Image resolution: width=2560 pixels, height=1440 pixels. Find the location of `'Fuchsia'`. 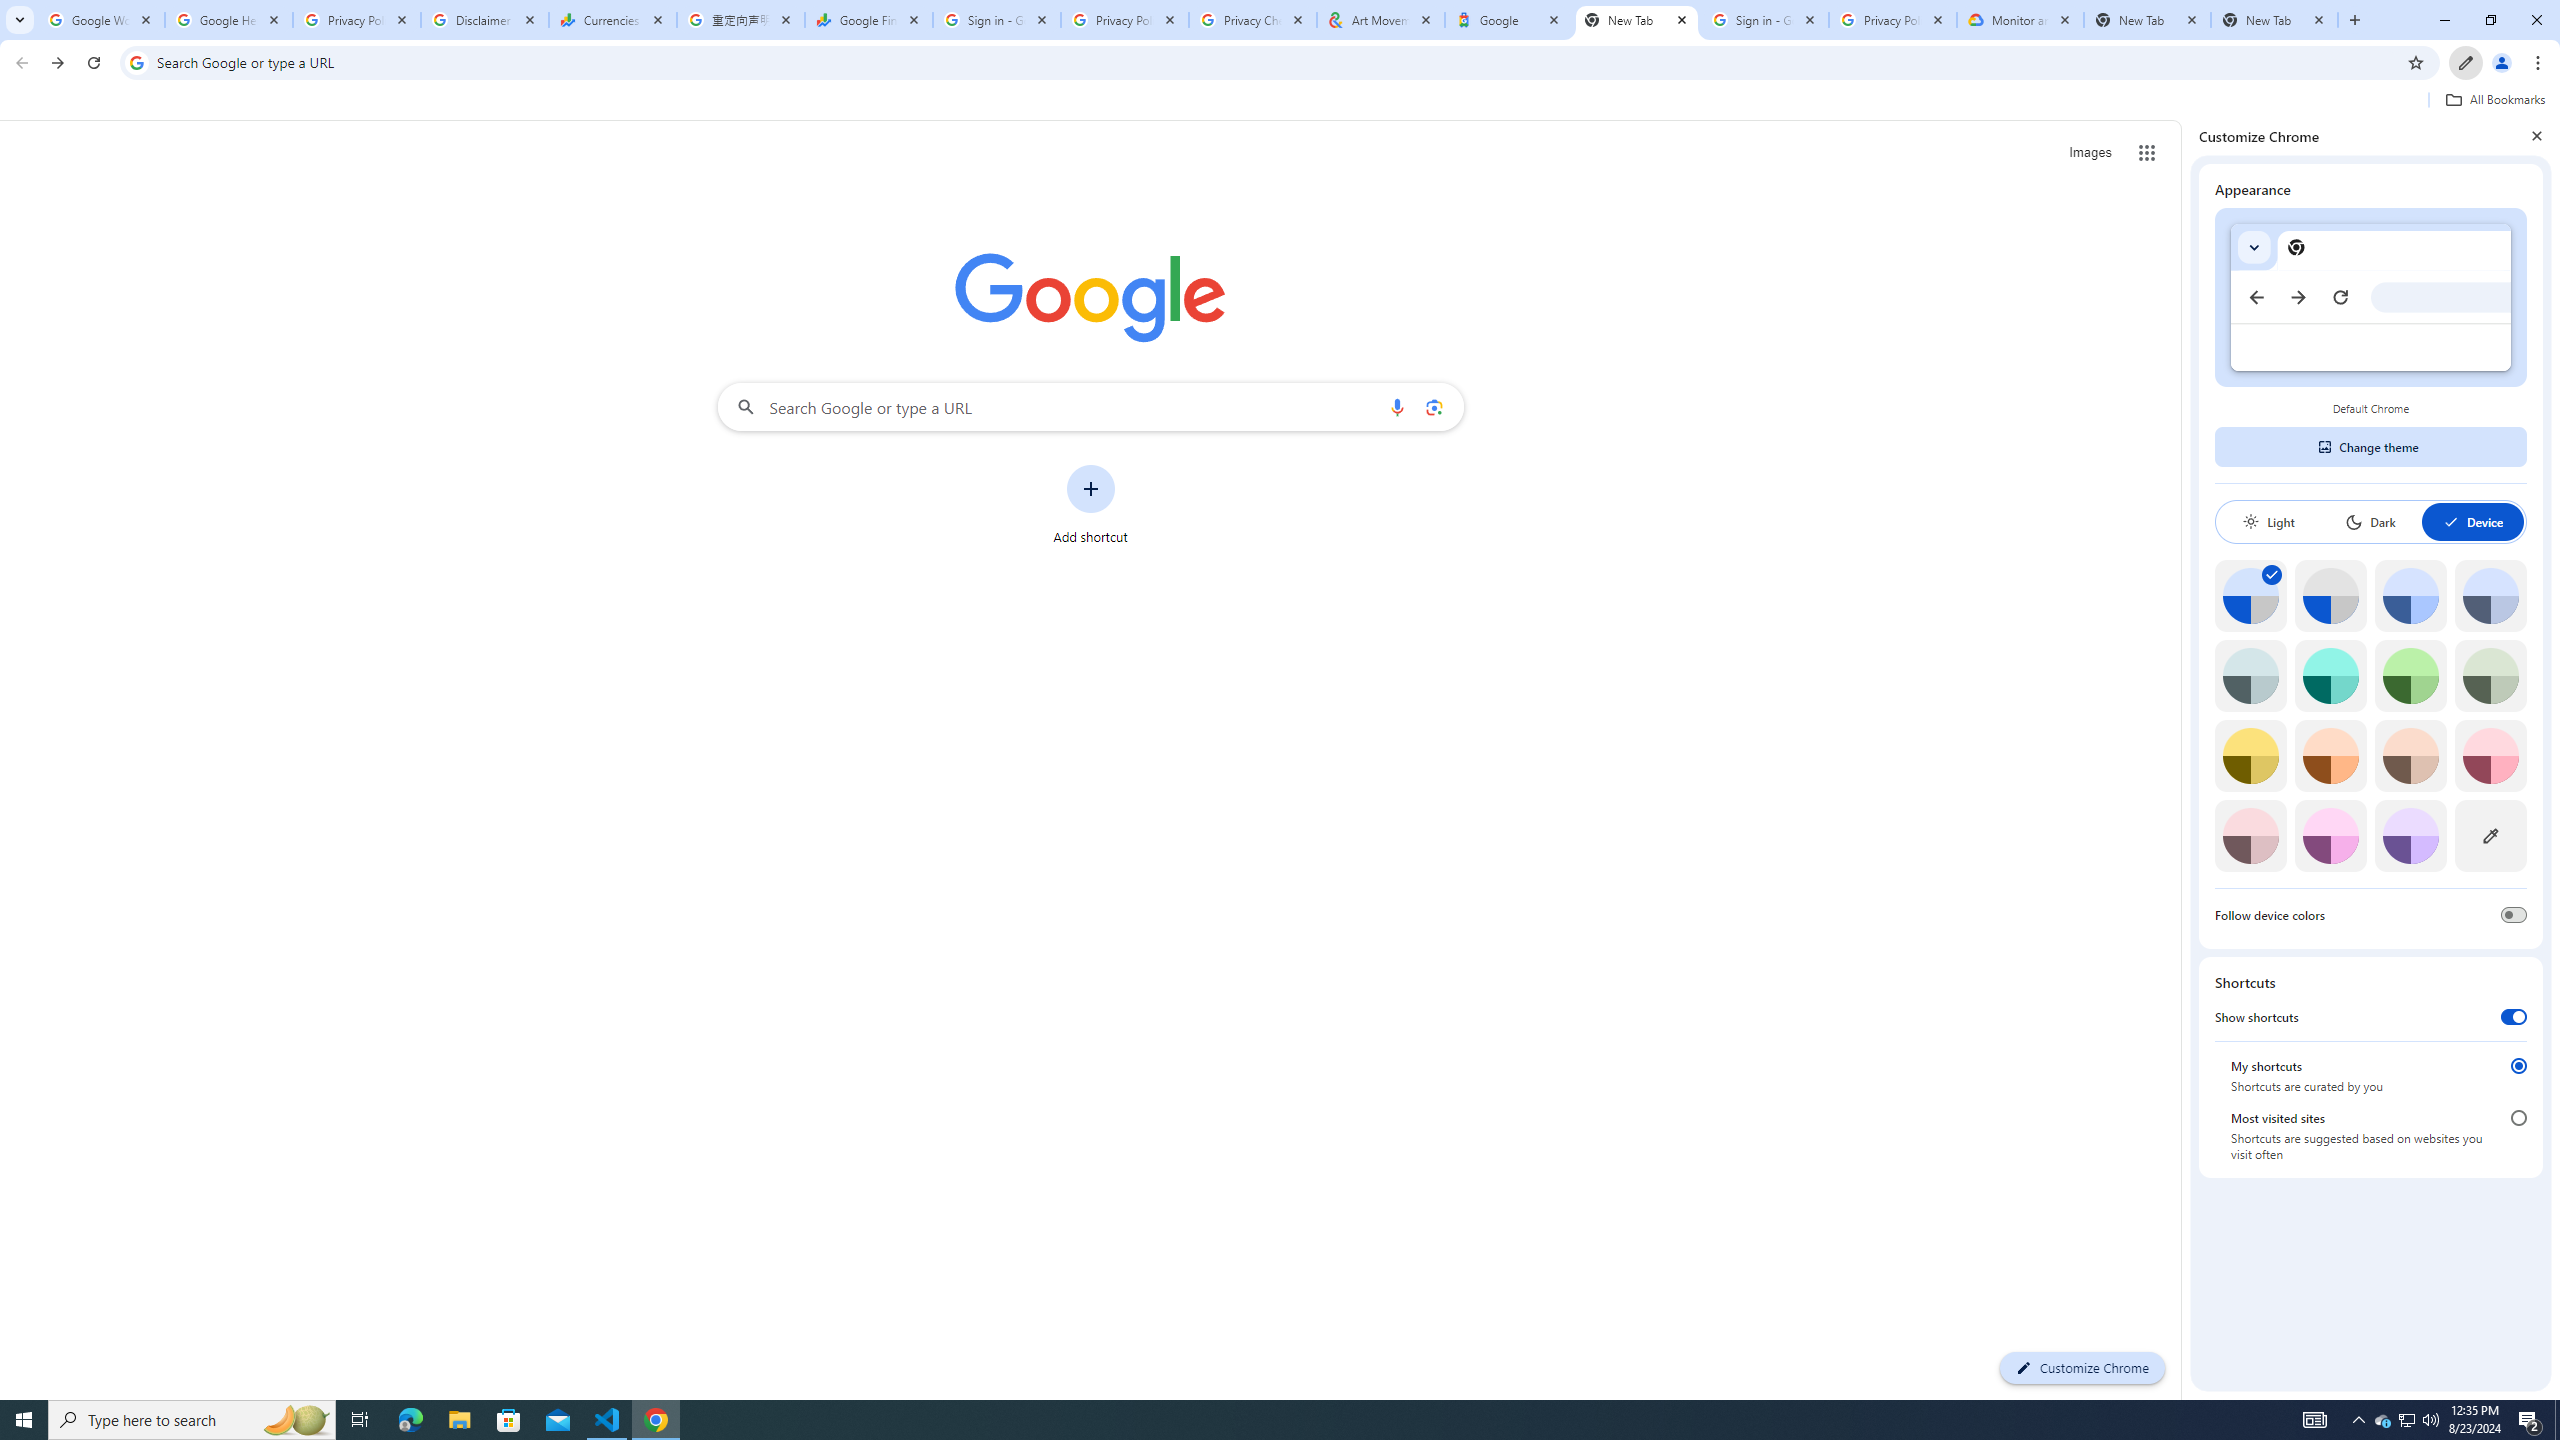

'Fuchsia' is located at coordinates (2329, 835).